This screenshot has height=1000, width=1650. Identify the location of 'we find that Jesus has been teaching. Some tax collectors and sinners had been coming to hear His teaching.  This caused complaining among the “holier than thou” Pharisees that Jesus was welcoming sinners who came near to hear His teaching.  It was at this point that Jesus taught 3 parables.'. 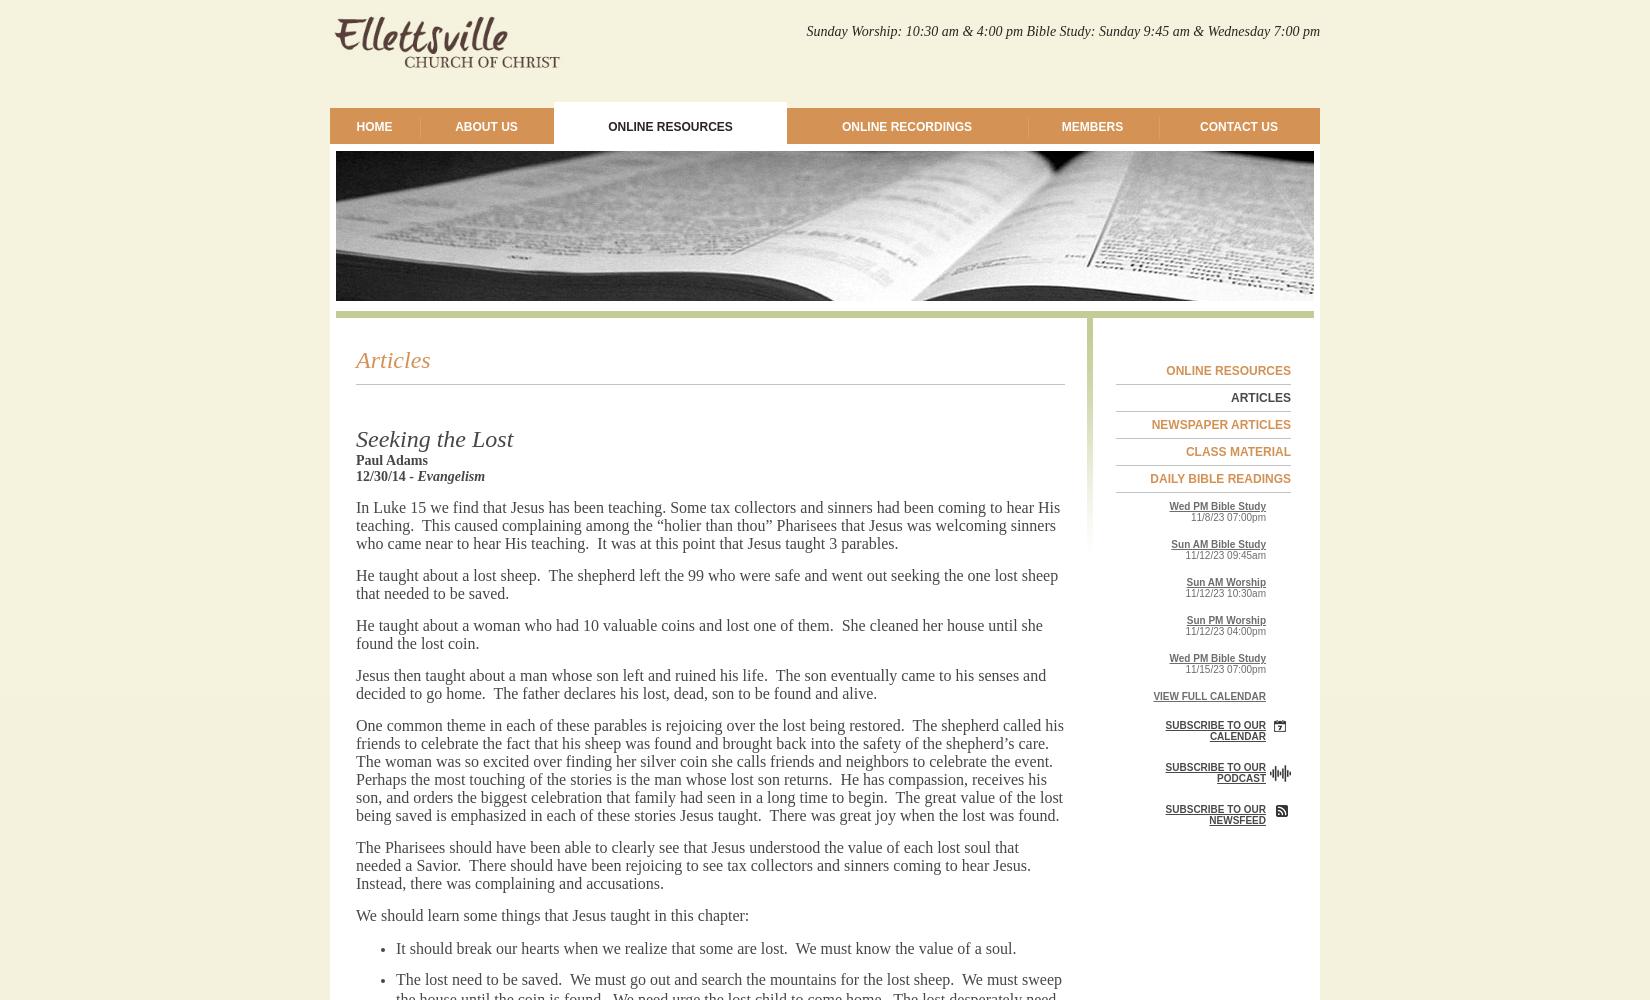
(356, 525).